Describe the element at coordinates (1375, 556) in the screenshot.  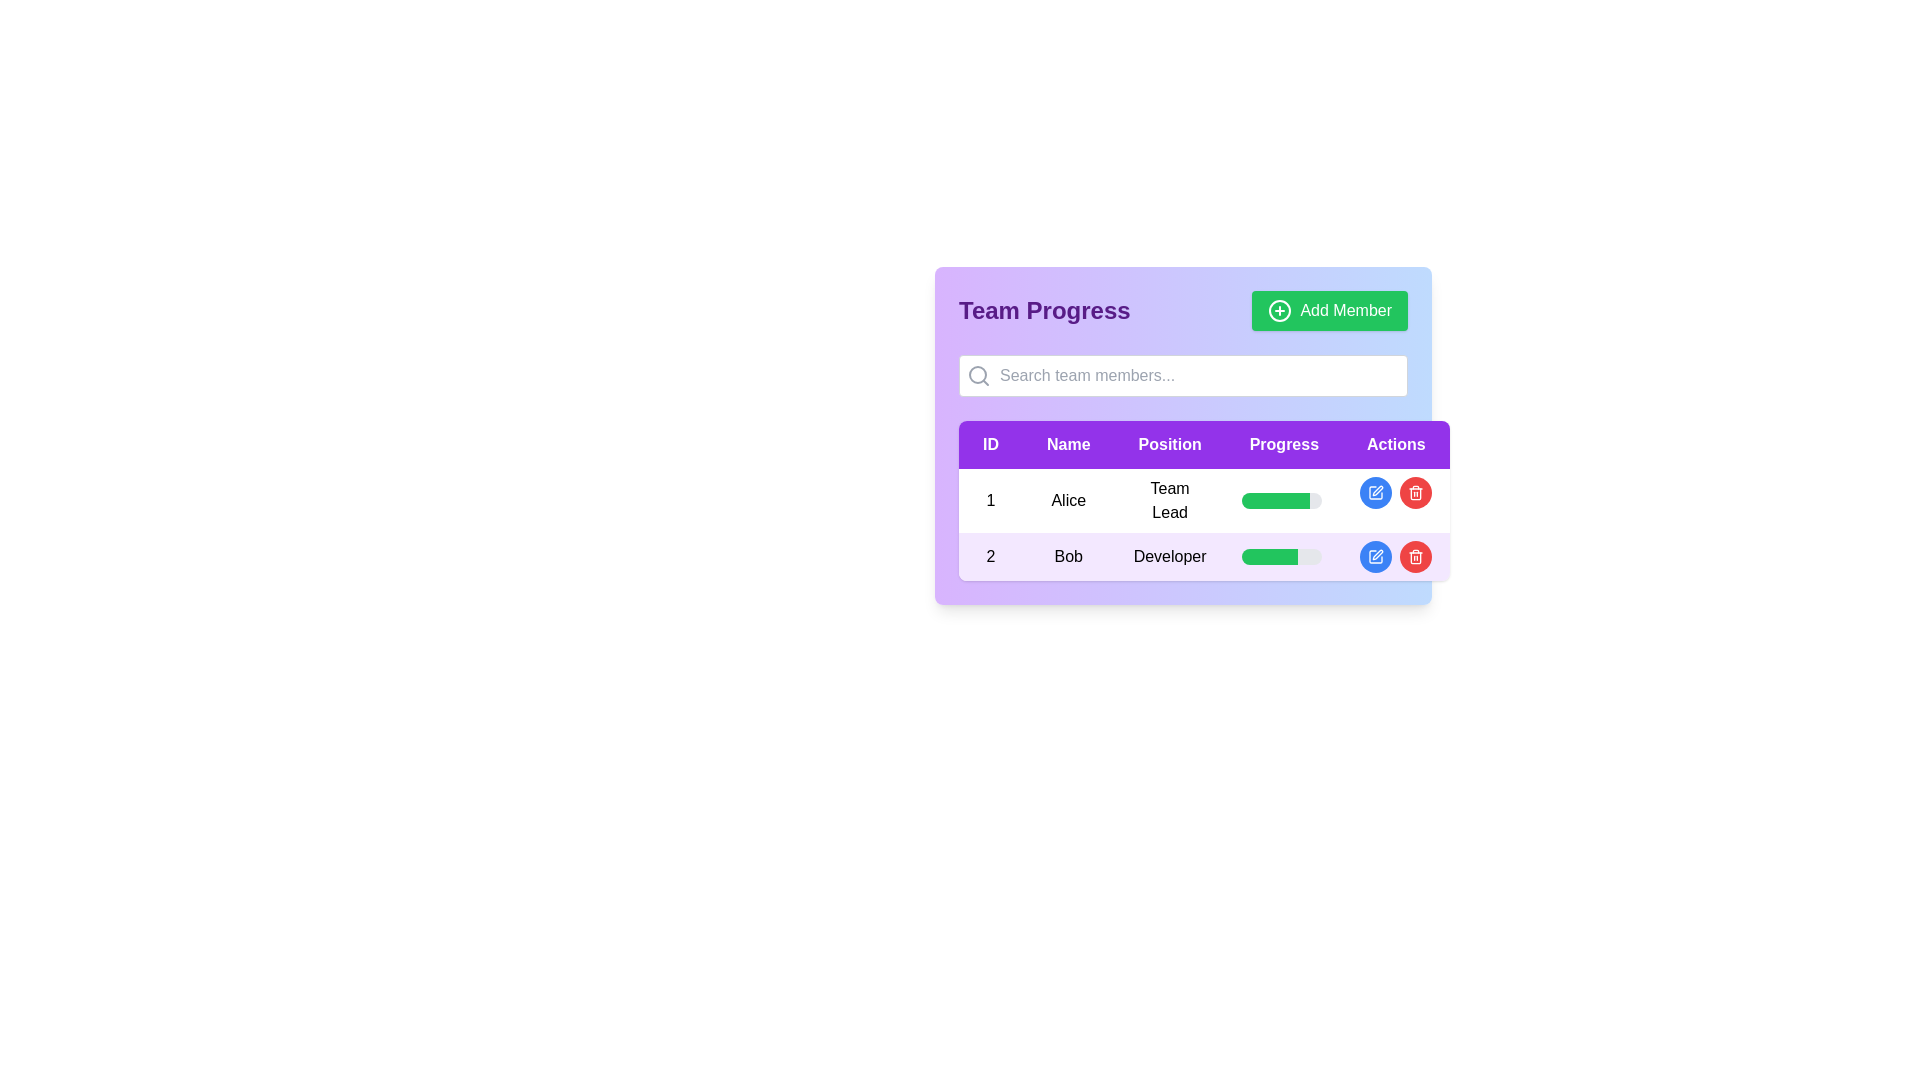
I see `the edit button icon located in the 'Actions' column of the second row for 'Bob, Developer'` at that location.